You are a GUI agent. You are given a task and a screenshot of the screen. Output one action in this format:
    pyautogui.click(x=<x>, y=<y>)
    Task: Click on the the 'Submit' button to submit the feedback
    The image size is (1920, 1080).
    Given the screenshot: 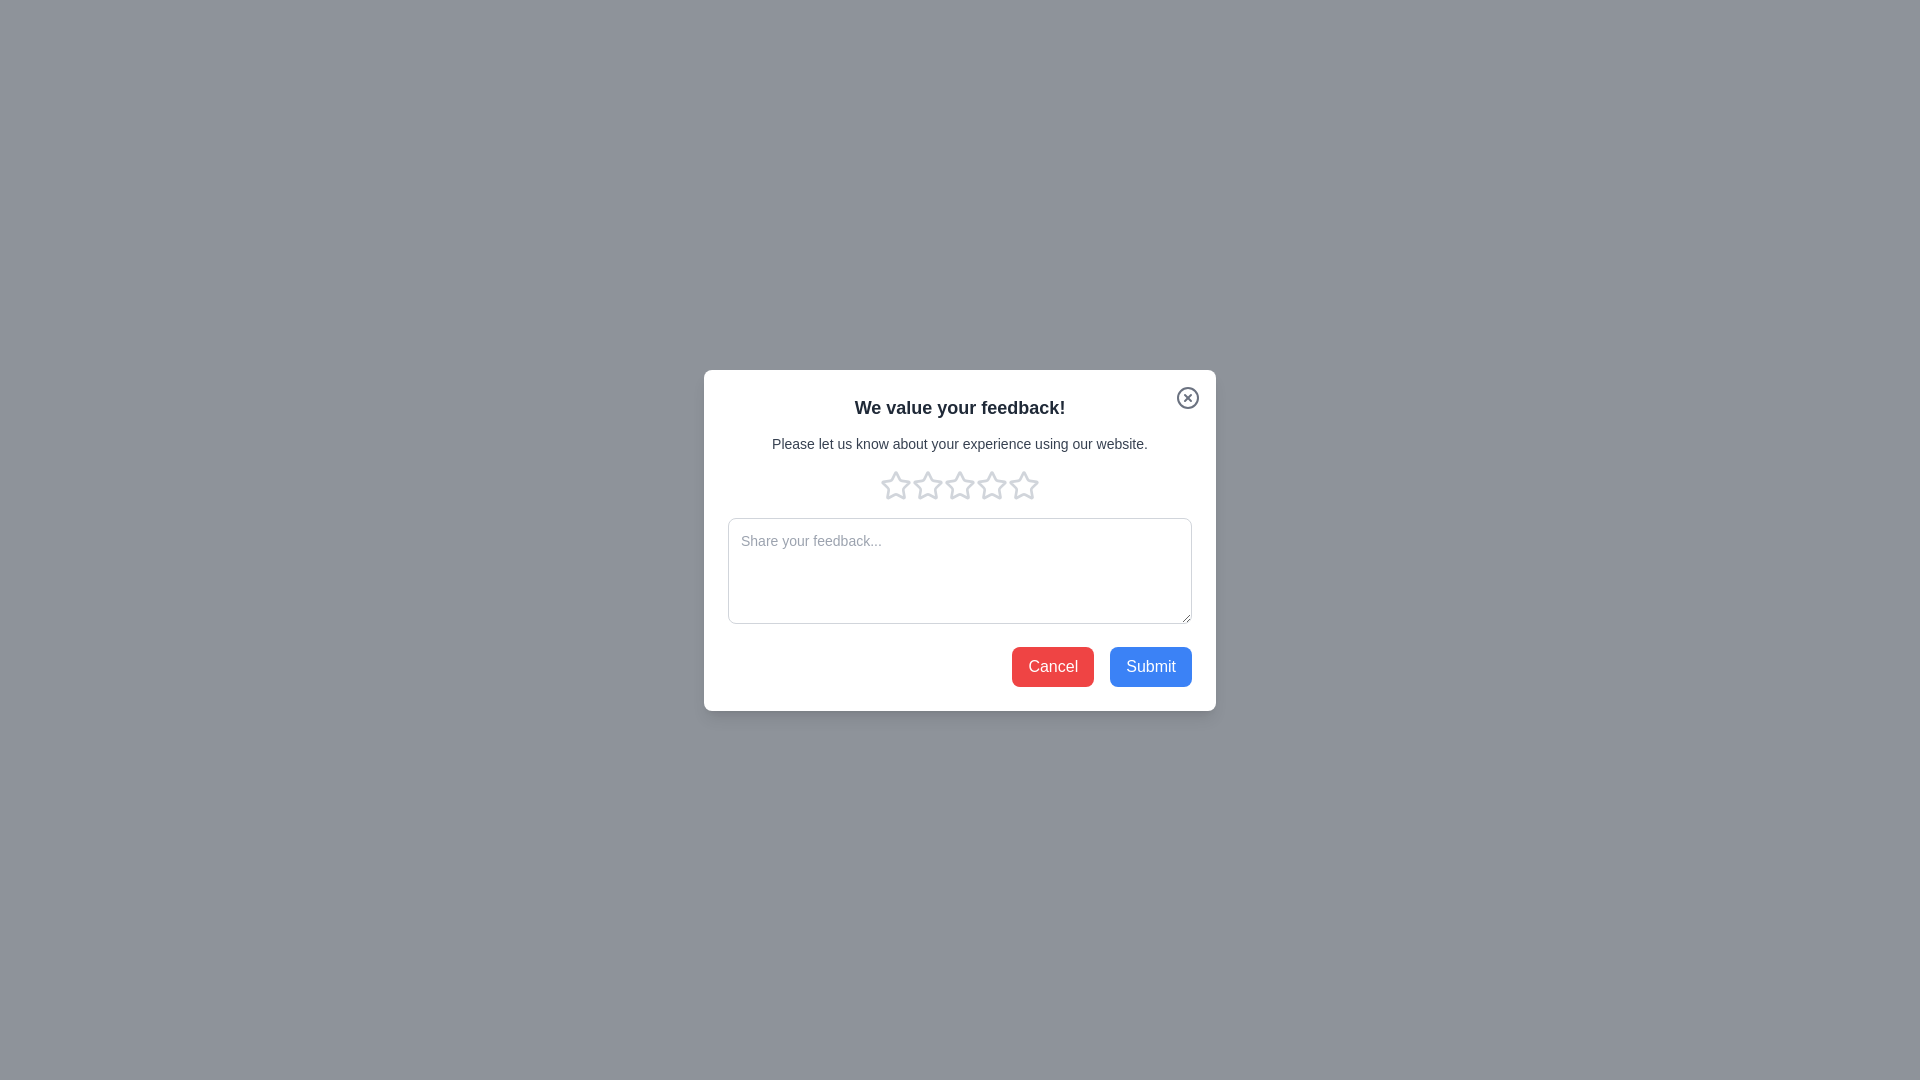 What is the action you would take?
    pyautogui.click(x=1151, y=666)
    